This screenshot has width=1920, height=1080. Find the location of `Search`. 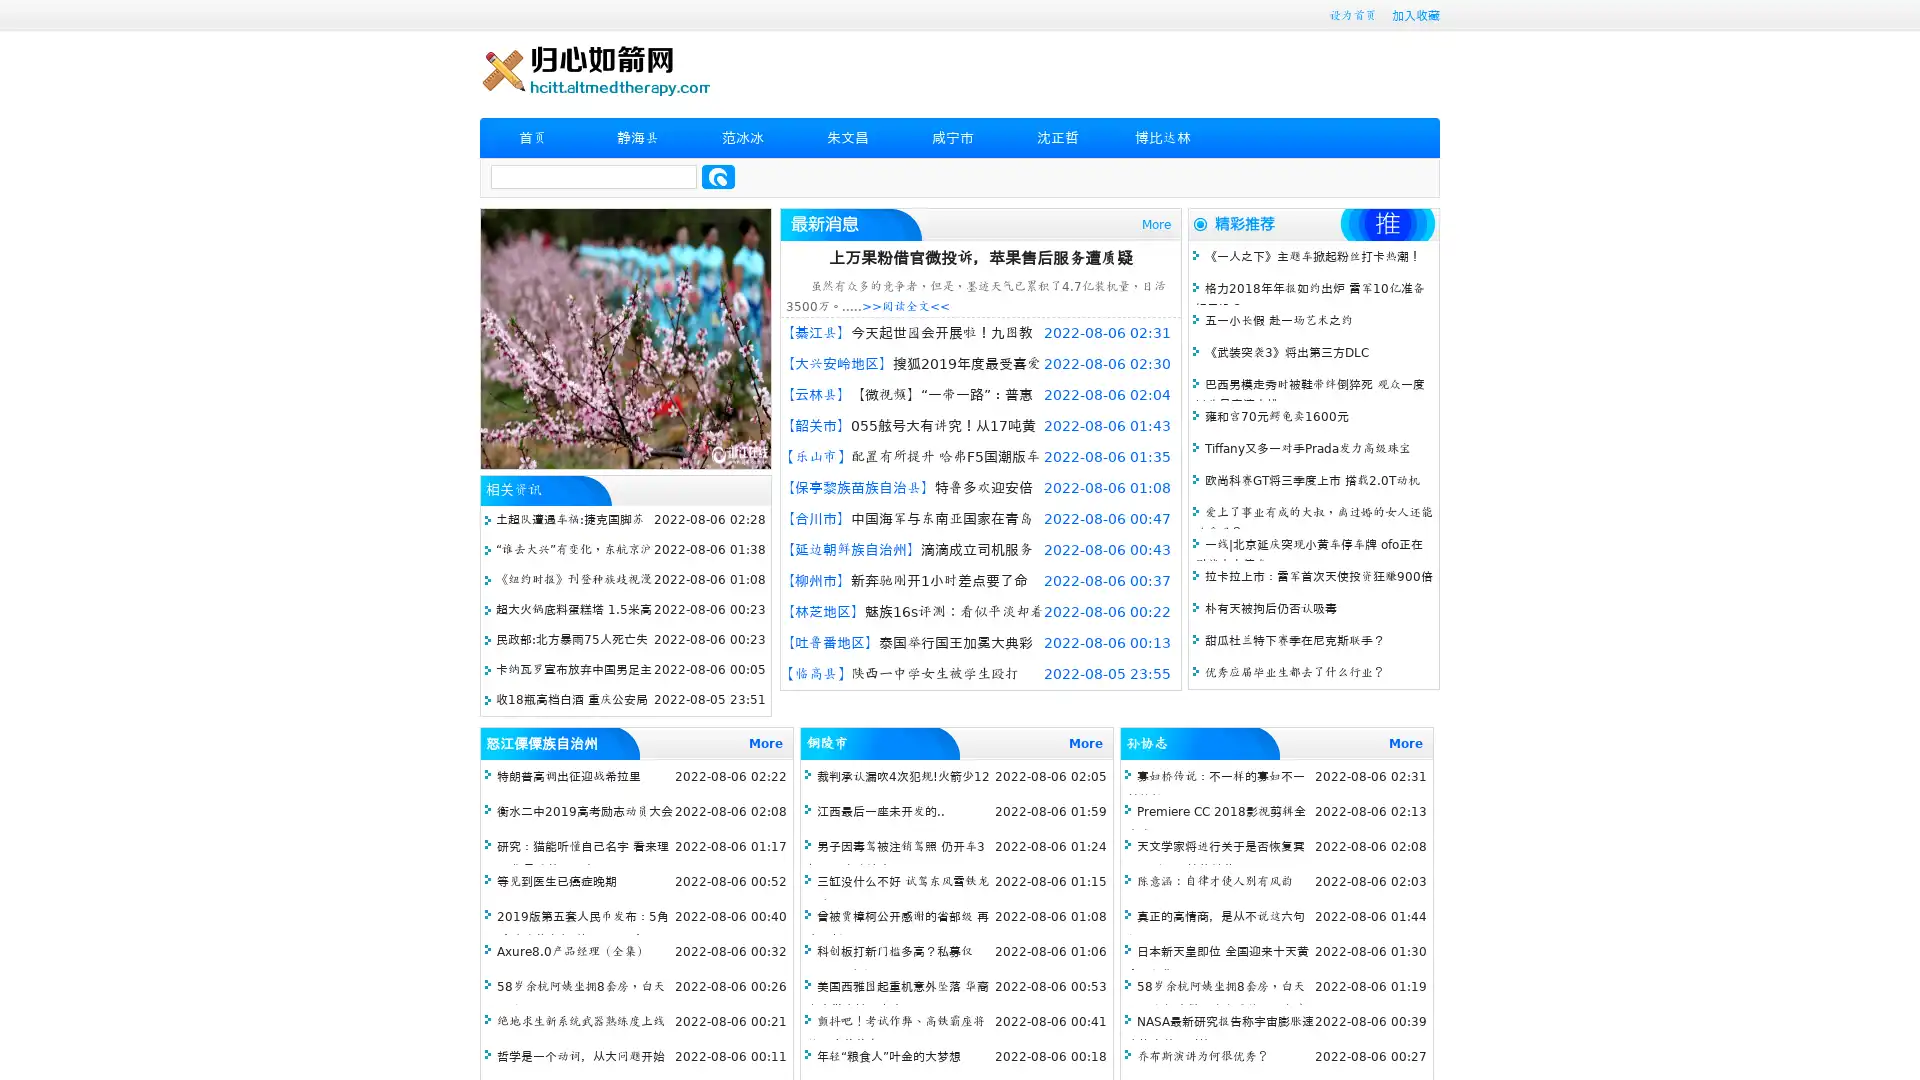

Search is located at coordinates (718, 176).